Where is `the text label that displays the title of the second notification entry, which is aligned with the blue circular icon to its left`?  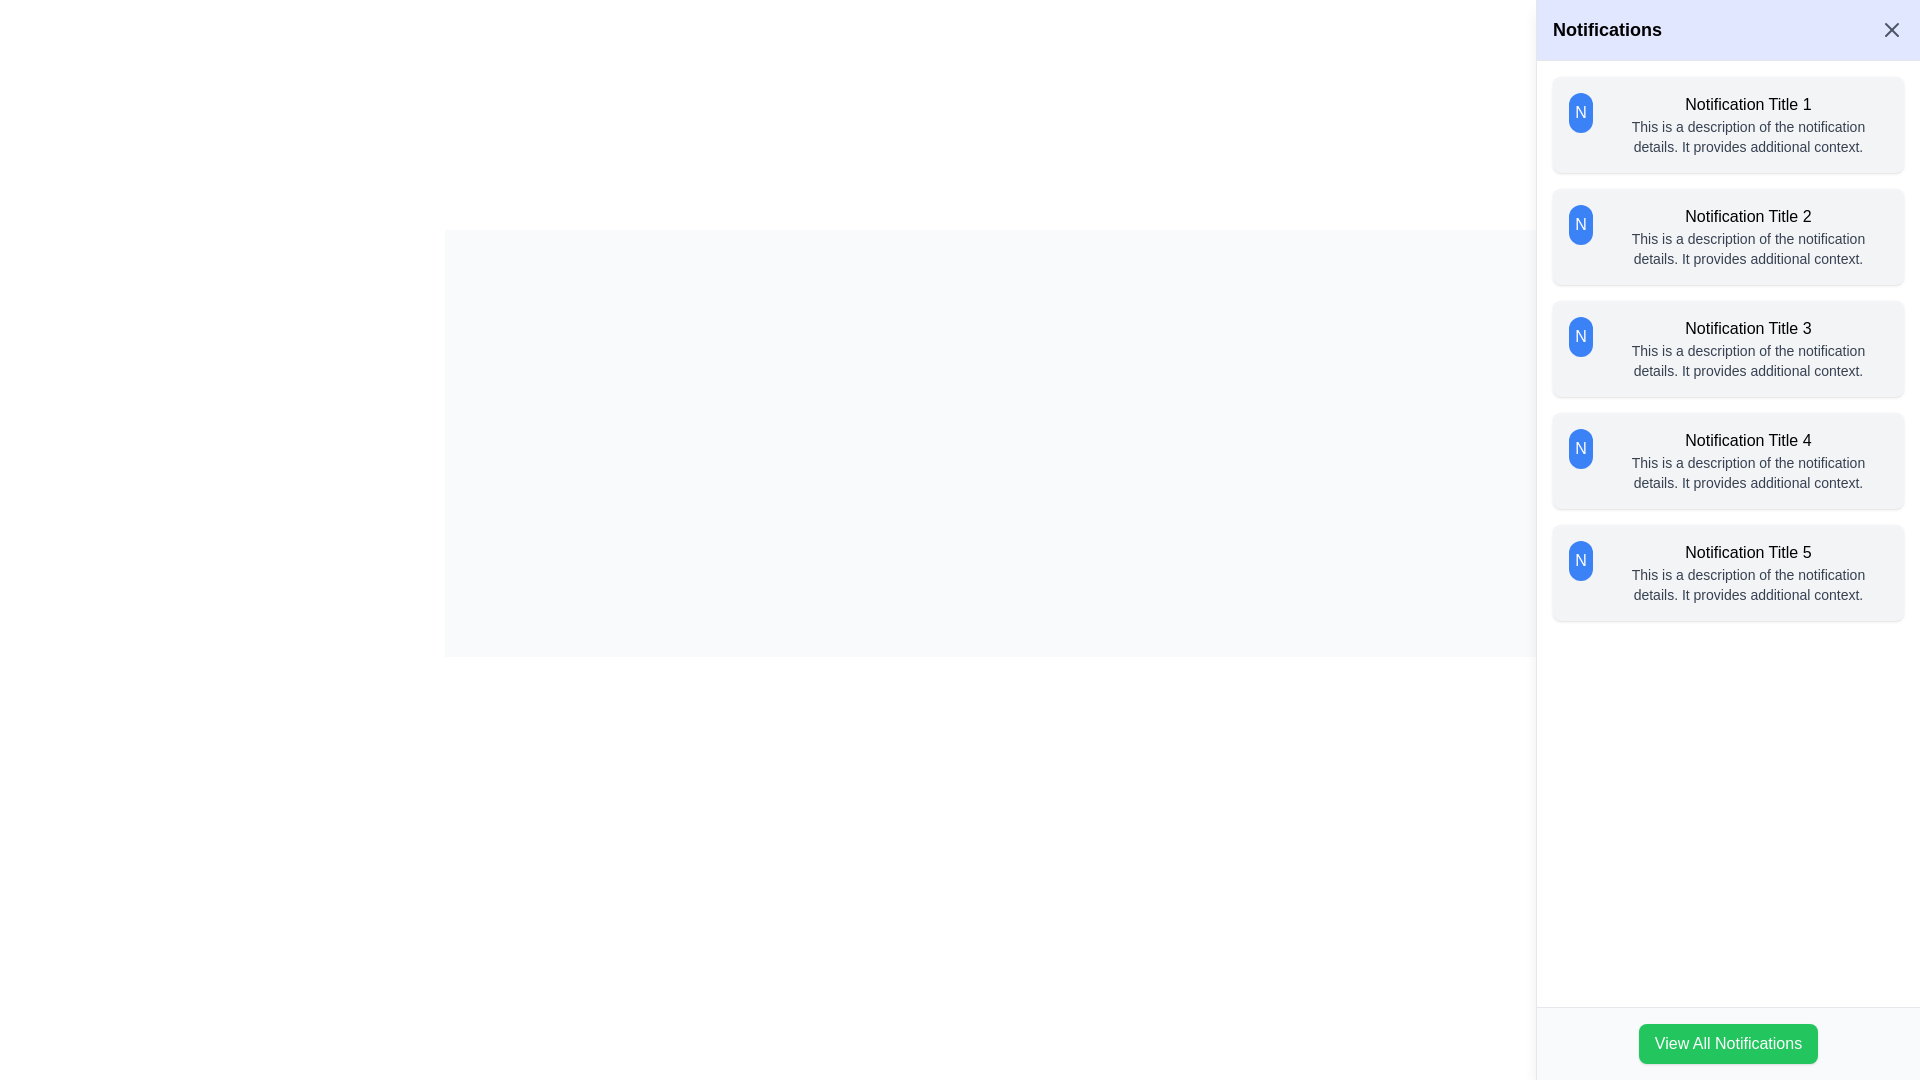
the text label that displays the title of the second notification entry, which is aligned with the blue circular icon to its left is located at coordinates (1747, 216).